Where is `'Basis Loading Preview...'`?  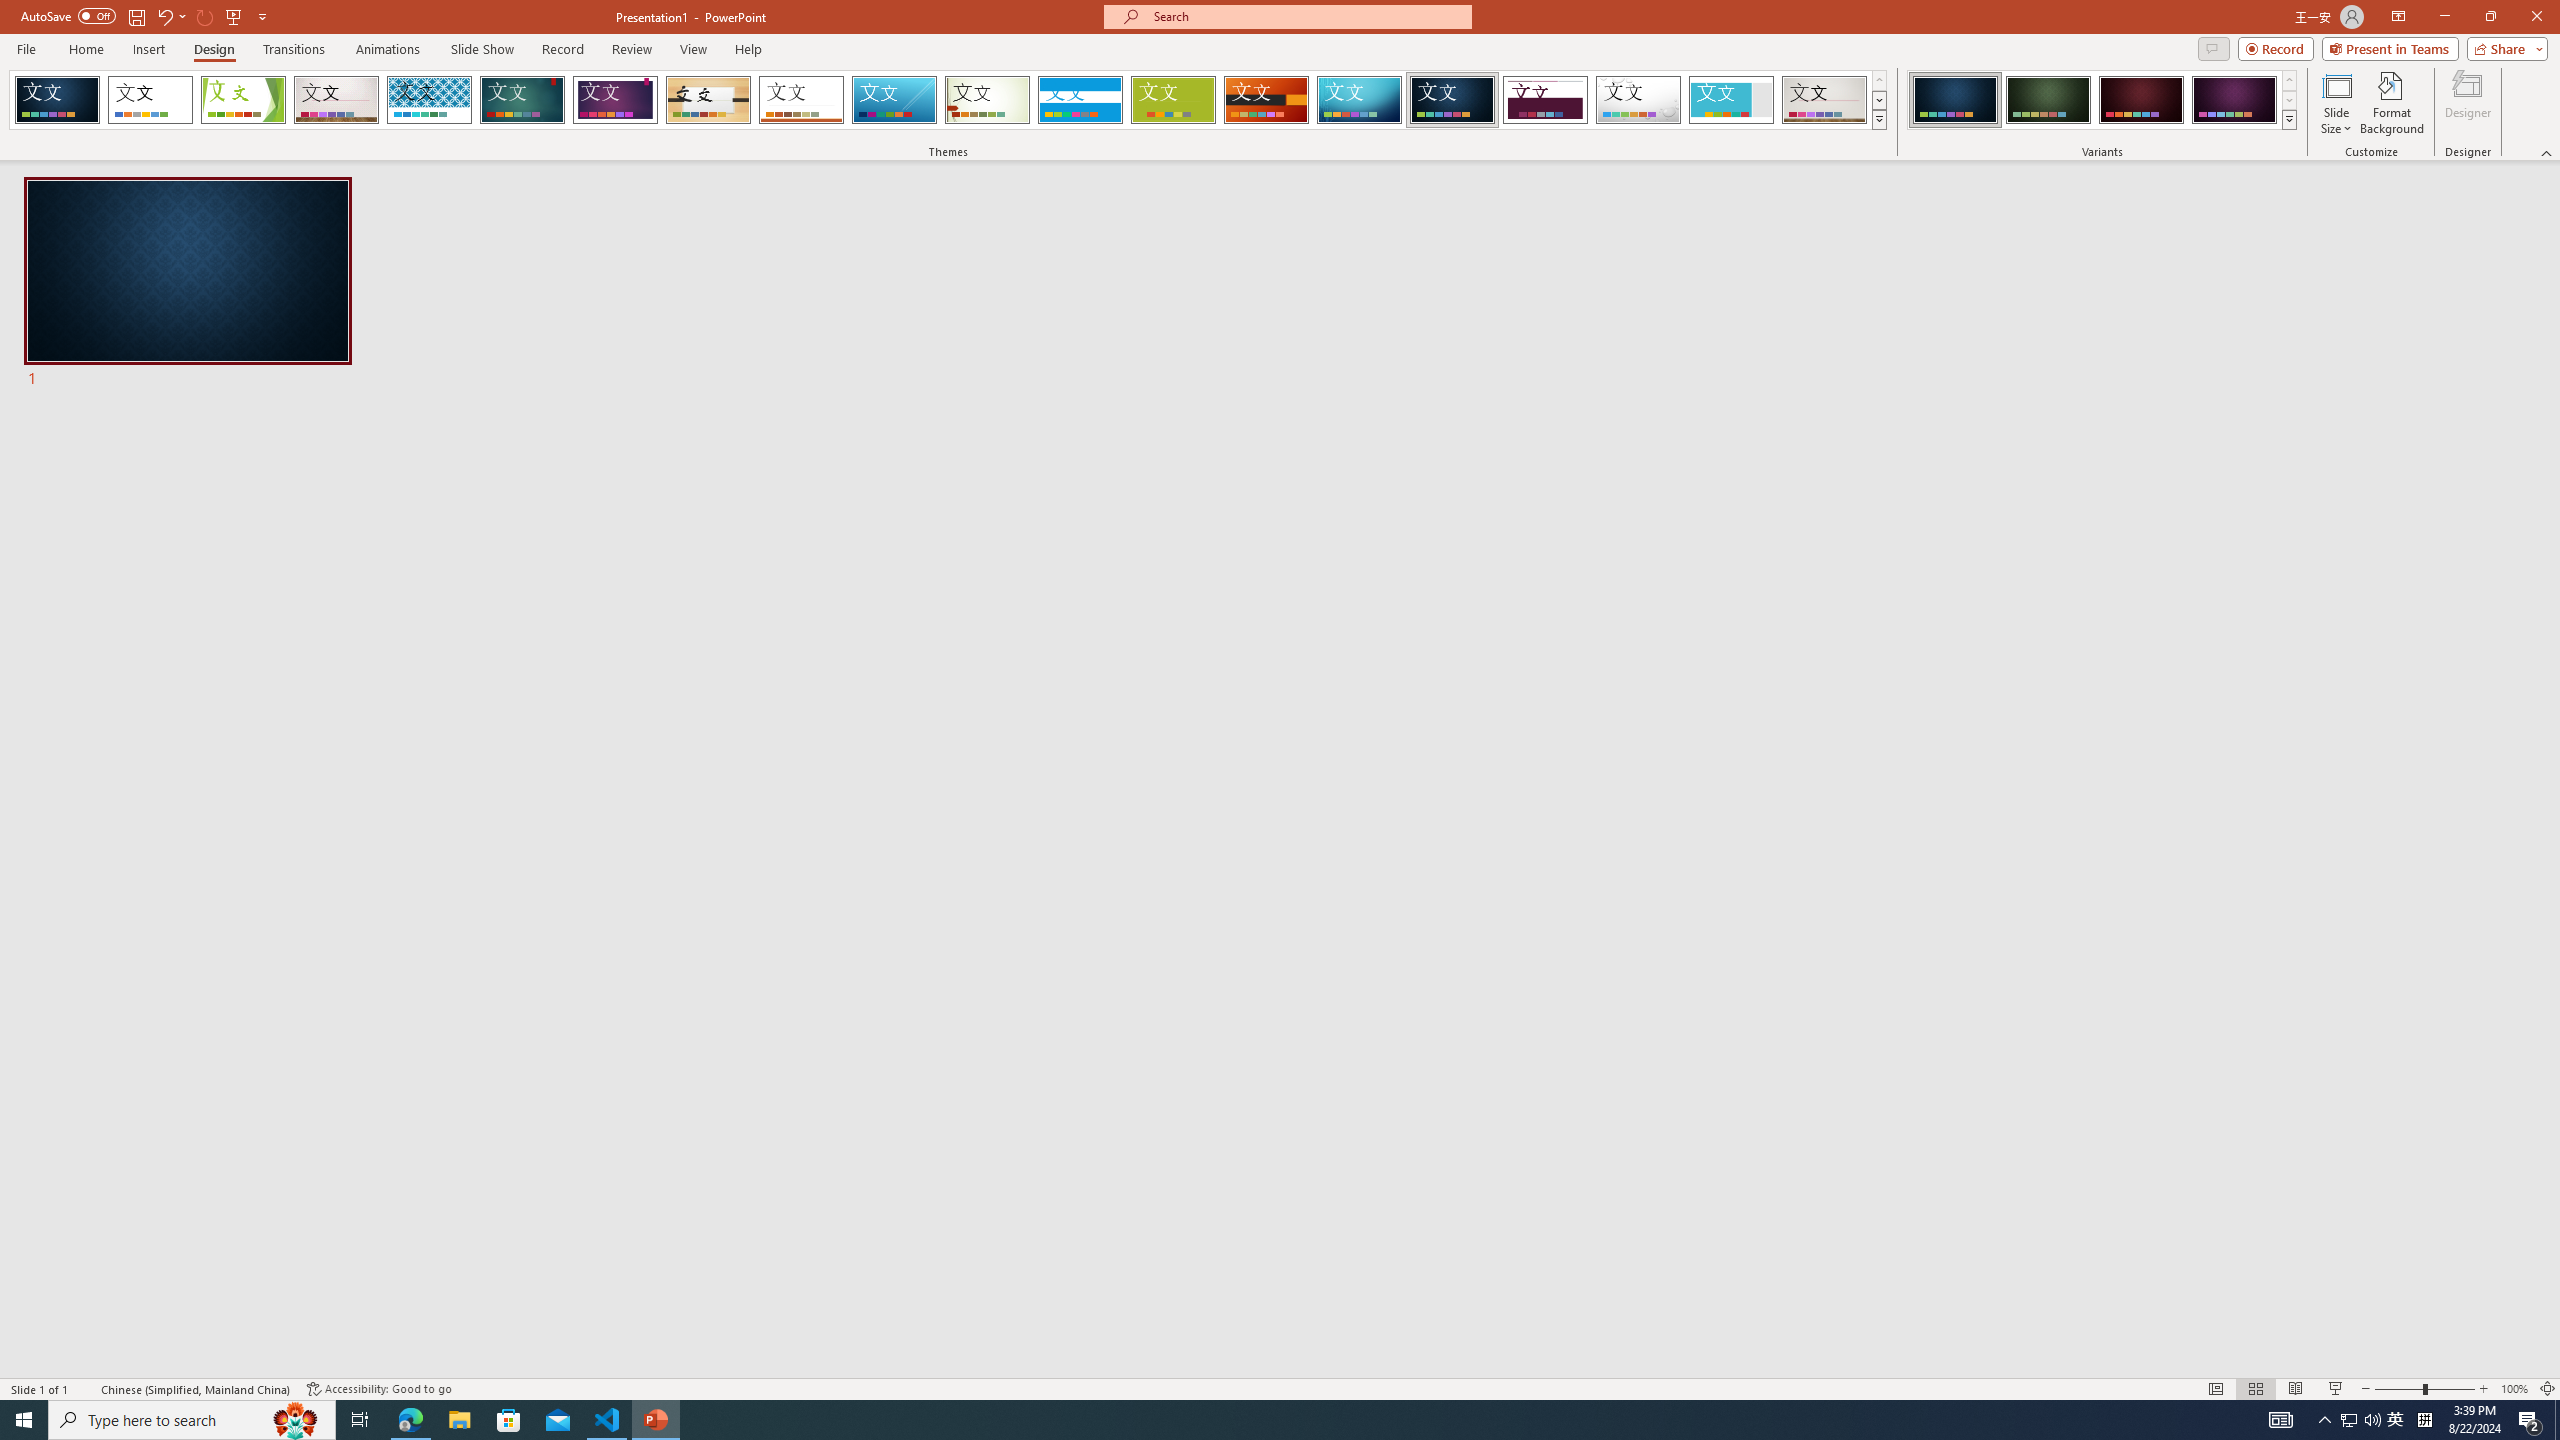
'Basis Loading Preview...' is located at coordinates (1173, 99).